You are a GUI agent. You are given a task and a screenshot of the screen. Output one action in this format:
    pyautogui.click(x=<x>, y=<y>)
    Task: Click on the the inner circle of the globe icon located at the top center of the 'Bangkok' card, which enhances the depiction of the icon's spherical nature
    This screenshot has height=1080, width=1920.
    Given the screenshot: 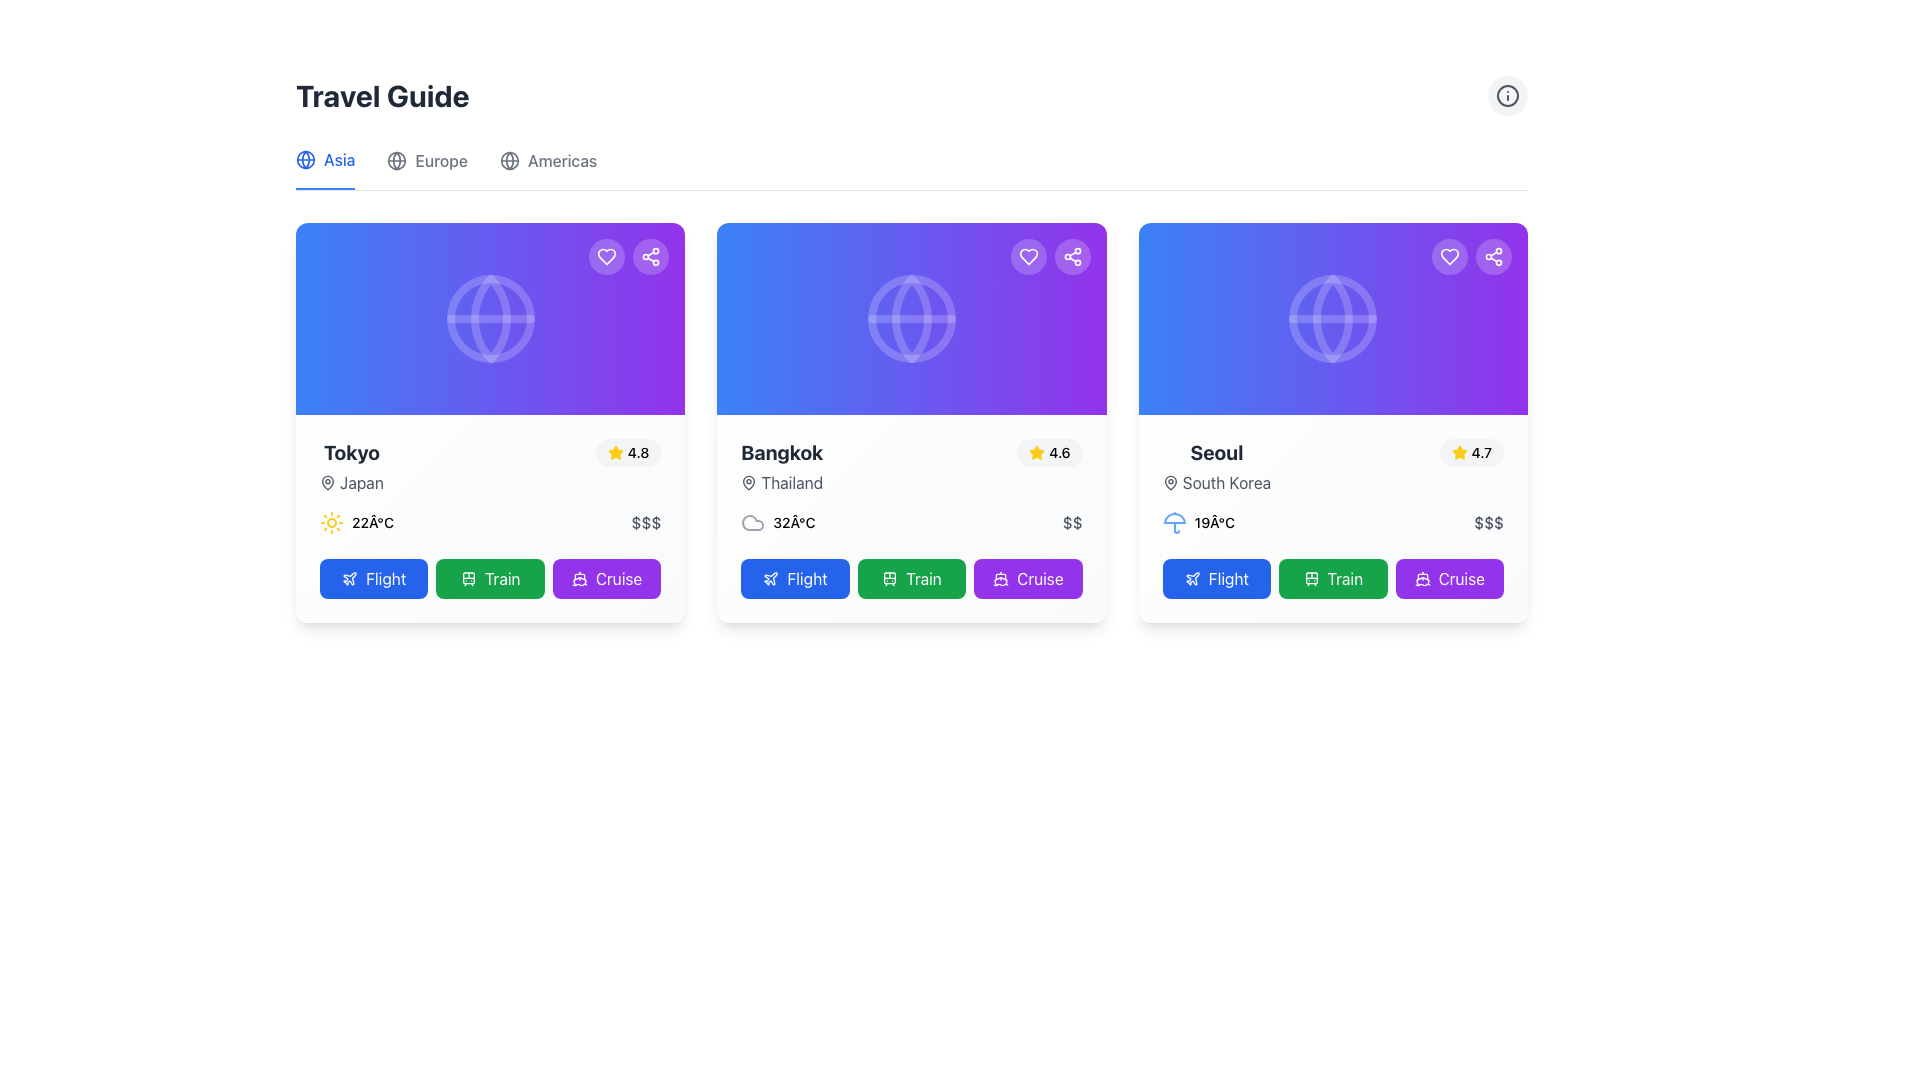 What is the action you would take?
    pyautogui.click(x=911, y=318)
    